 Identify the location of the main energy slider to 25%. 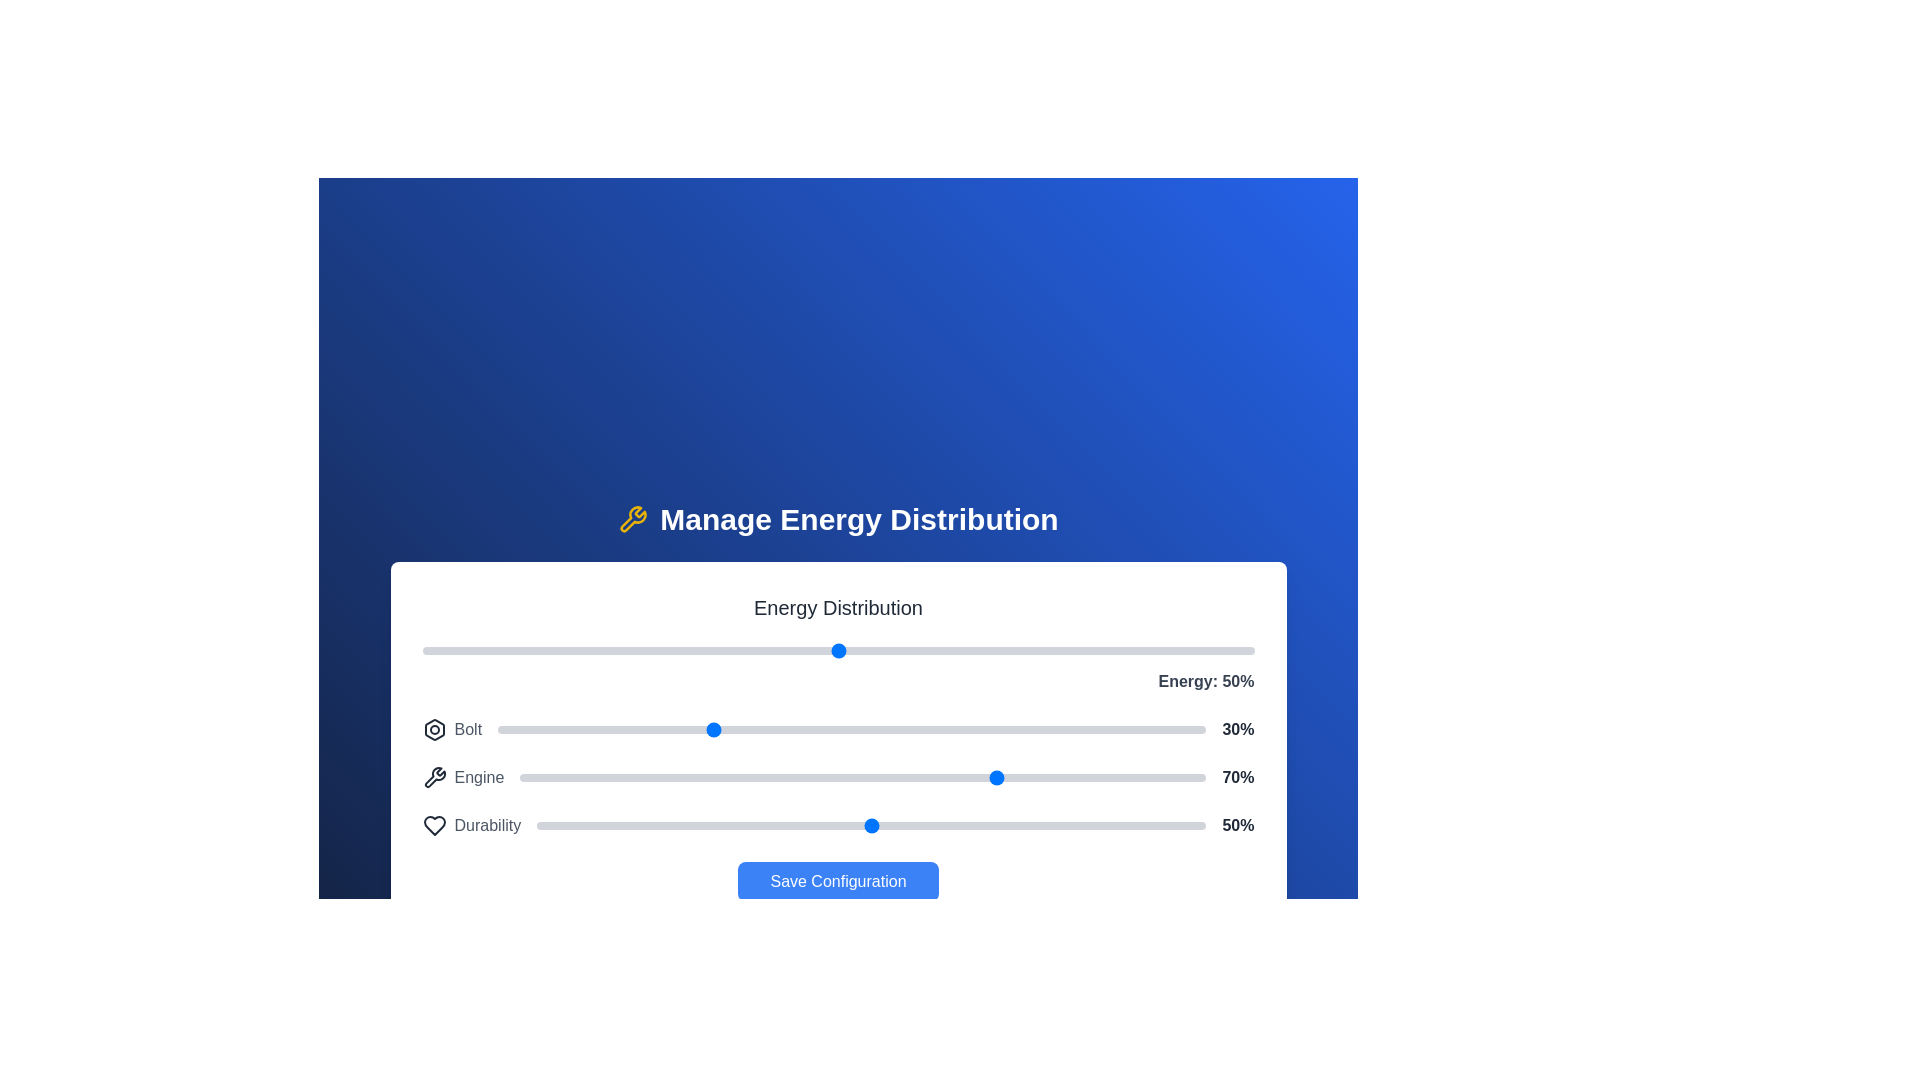
(629, 651).